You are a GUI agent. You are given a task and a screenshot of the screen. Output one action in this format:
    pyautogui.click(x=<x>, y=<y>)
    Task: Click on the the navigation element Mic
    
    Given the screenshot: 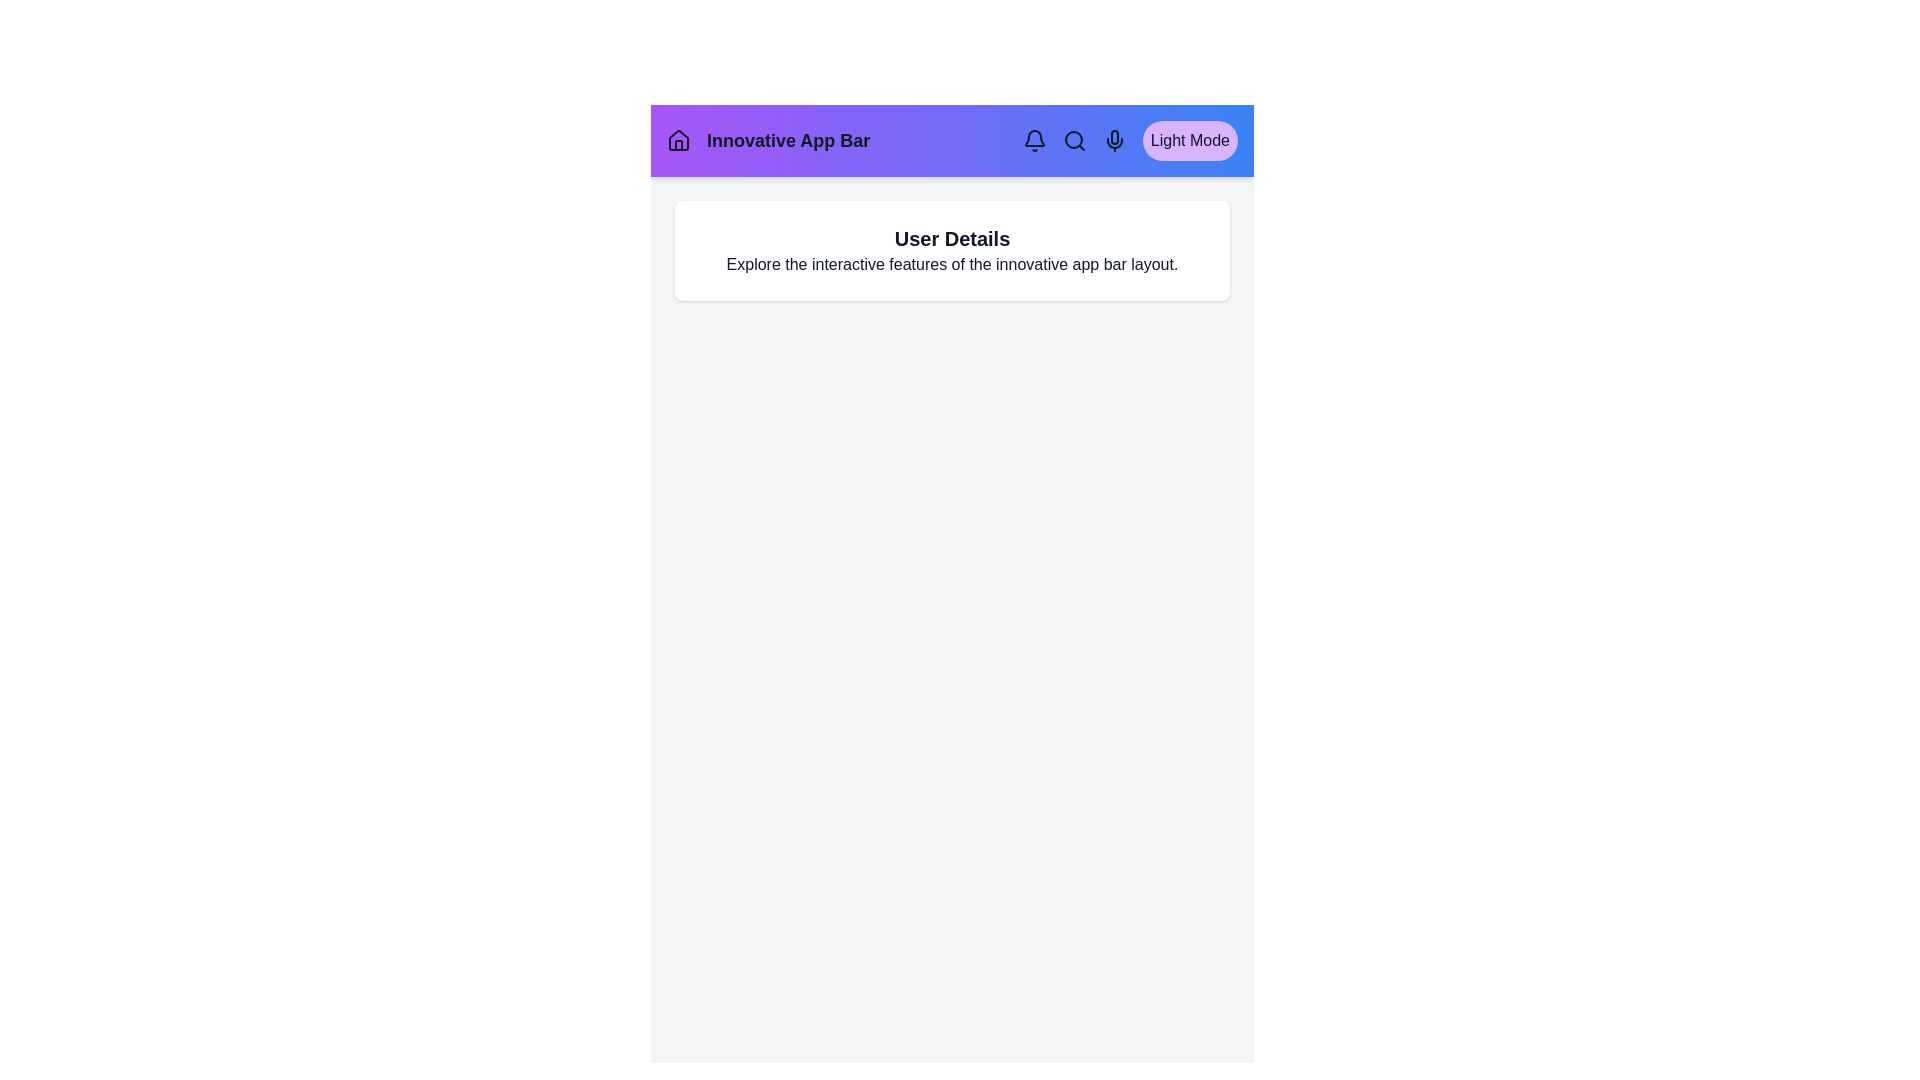 What is the action you would take?
    pyautogui.click(x=1112, y=140)
    